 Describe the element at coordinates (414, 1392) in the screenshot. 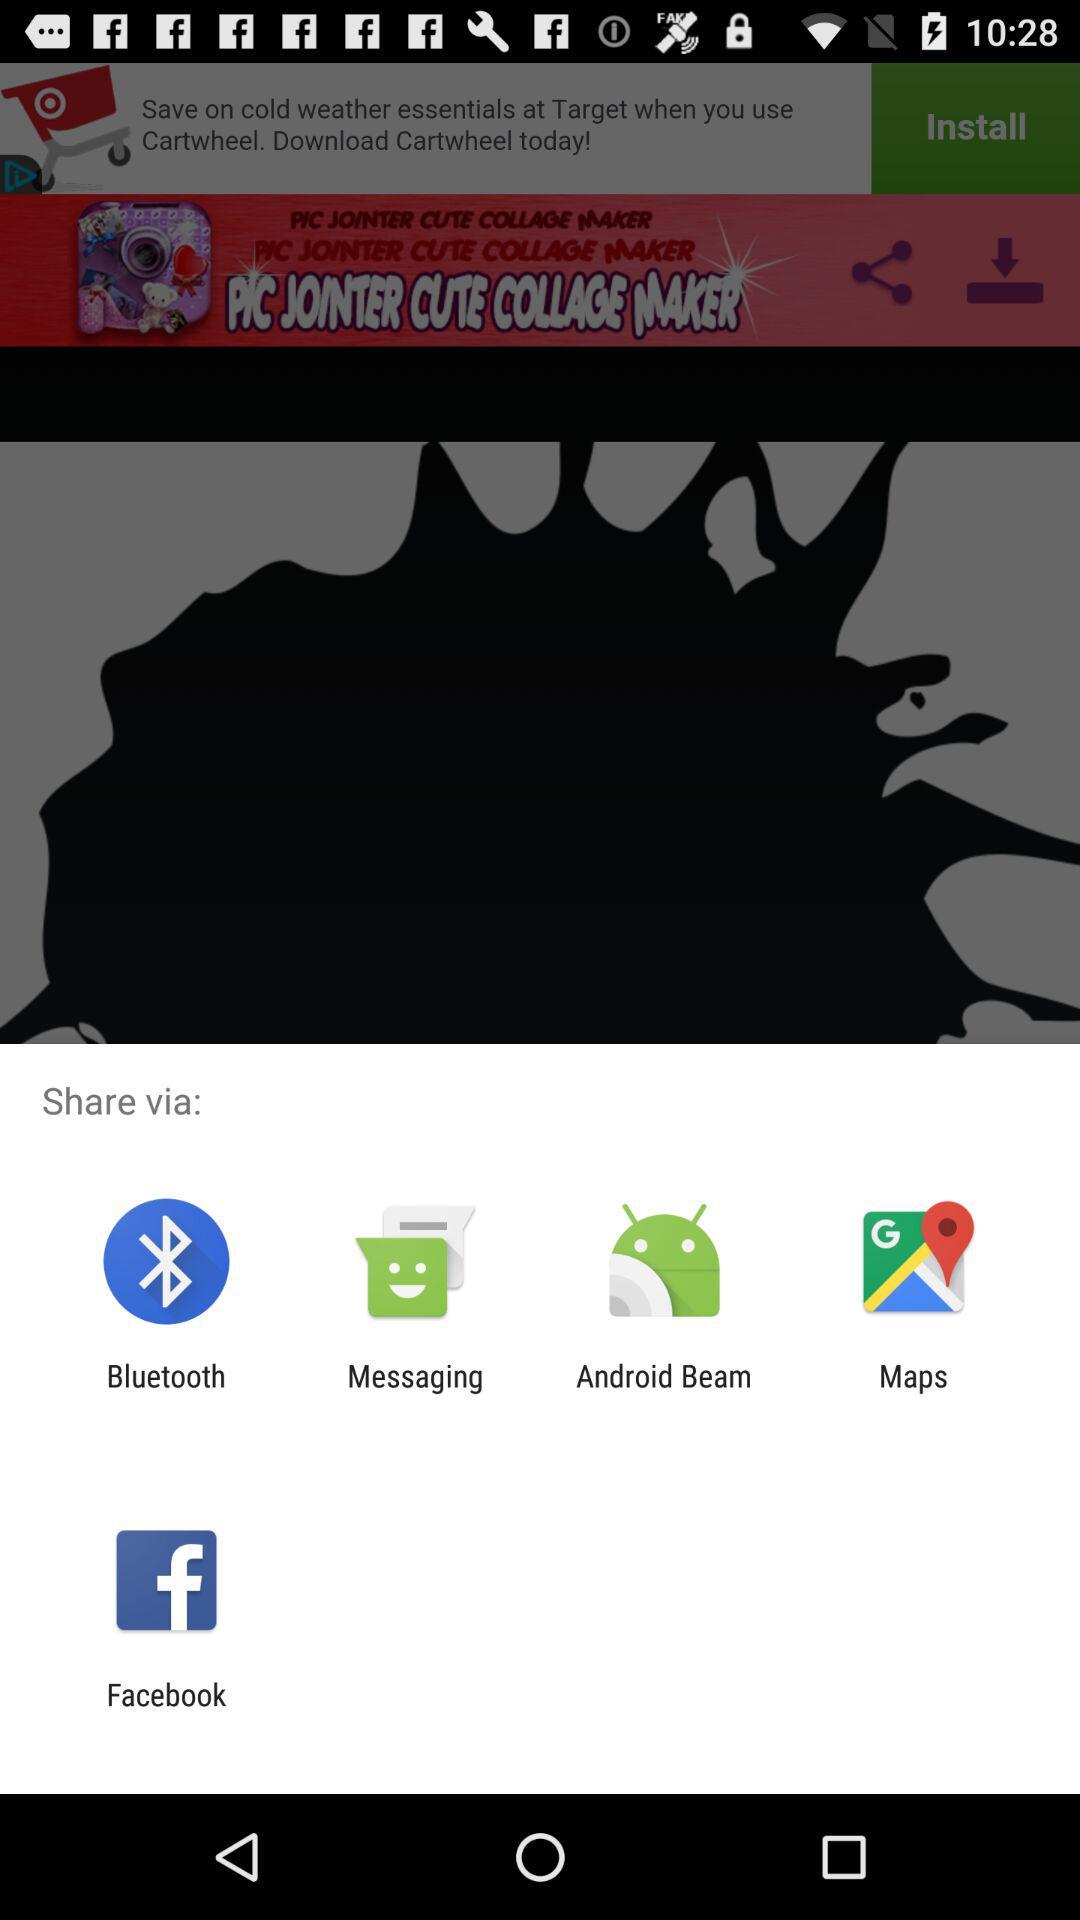

I see `the item next to android beam item` at that location.